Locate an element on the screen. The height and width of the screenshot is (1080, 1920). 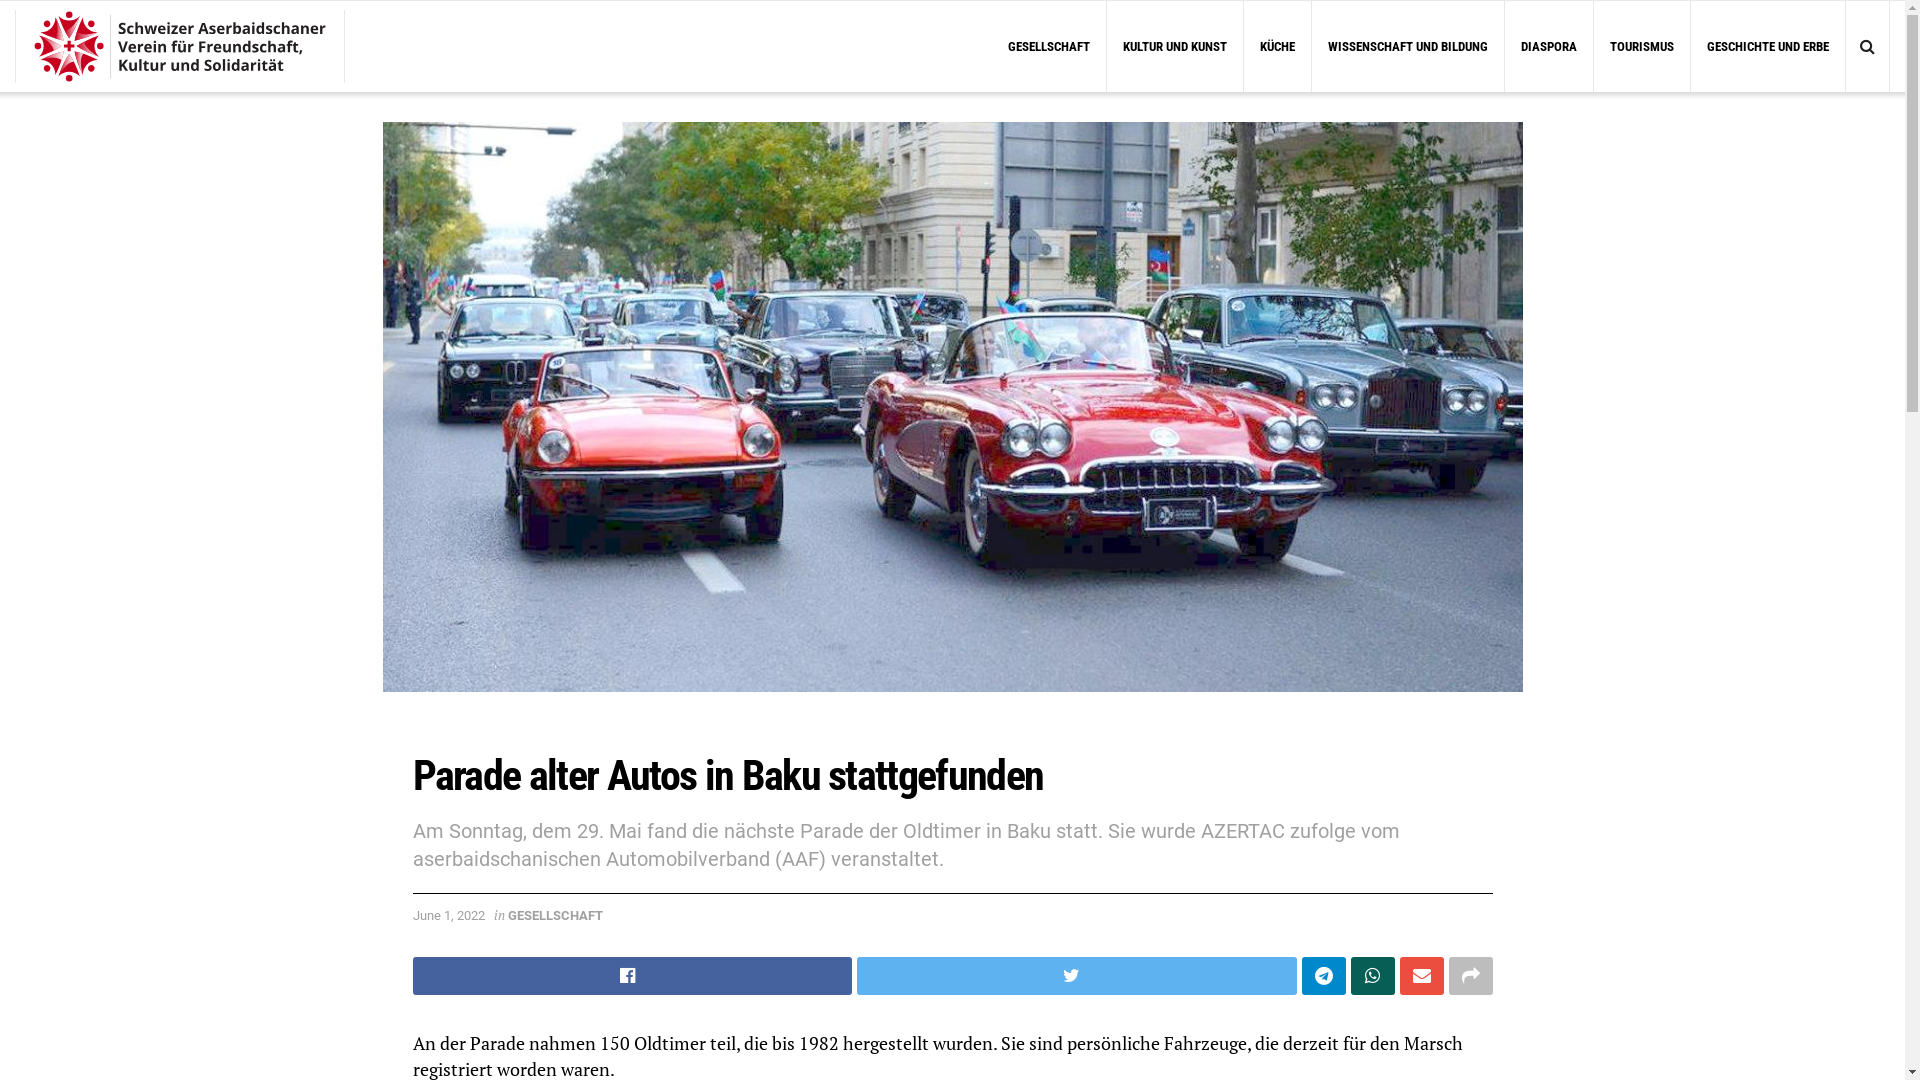
'WISSENSCHAFT UND BILDUNG' is located at coordinates (1406, 45).